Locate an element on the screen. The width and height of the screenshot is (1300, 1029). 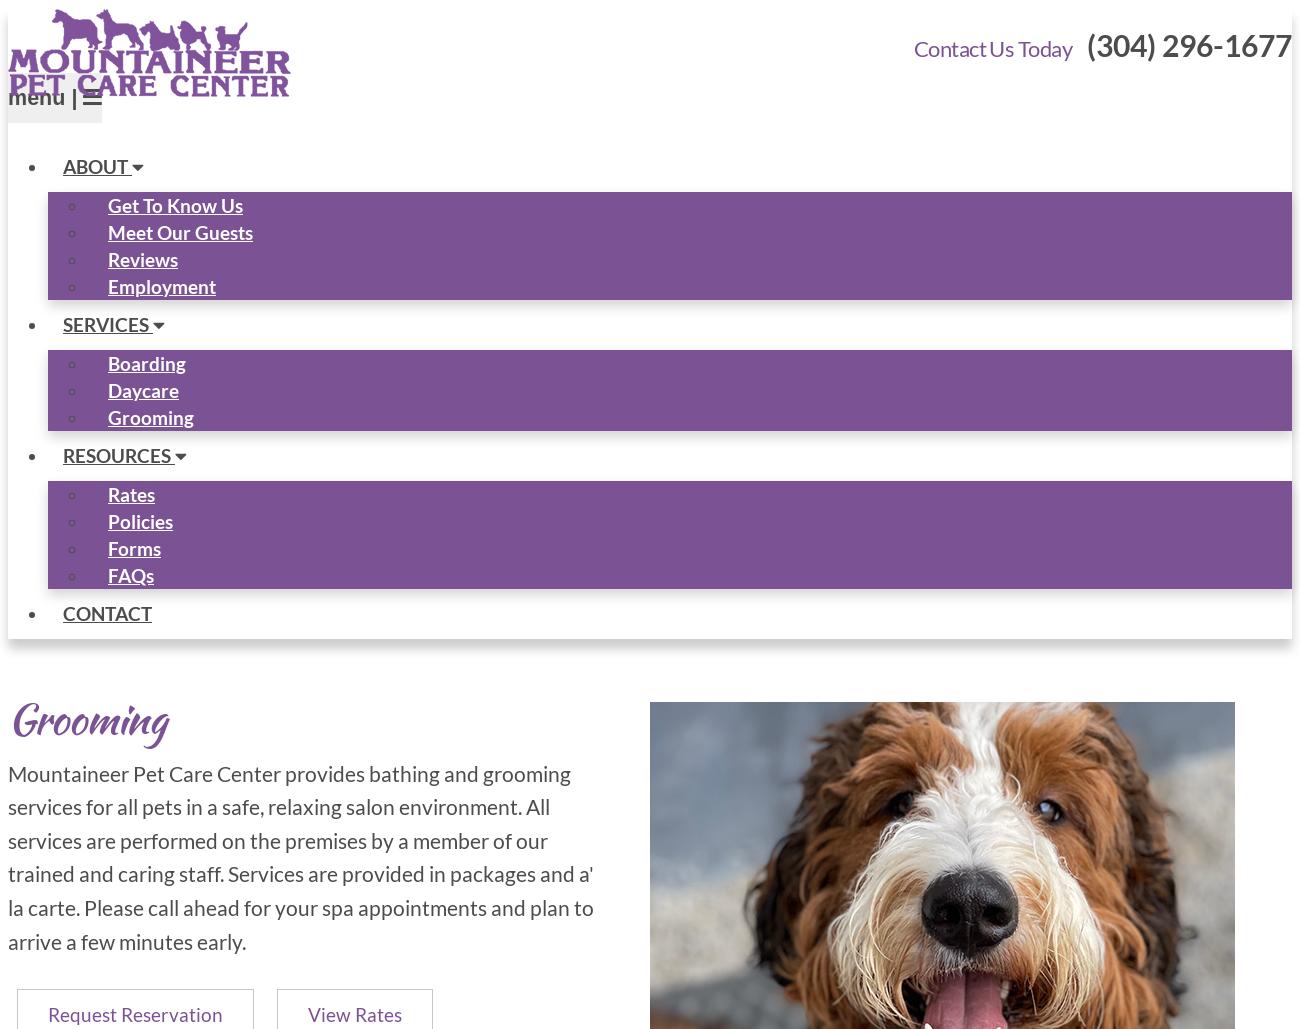
'Daycare' is located at coordinates (108, 388).